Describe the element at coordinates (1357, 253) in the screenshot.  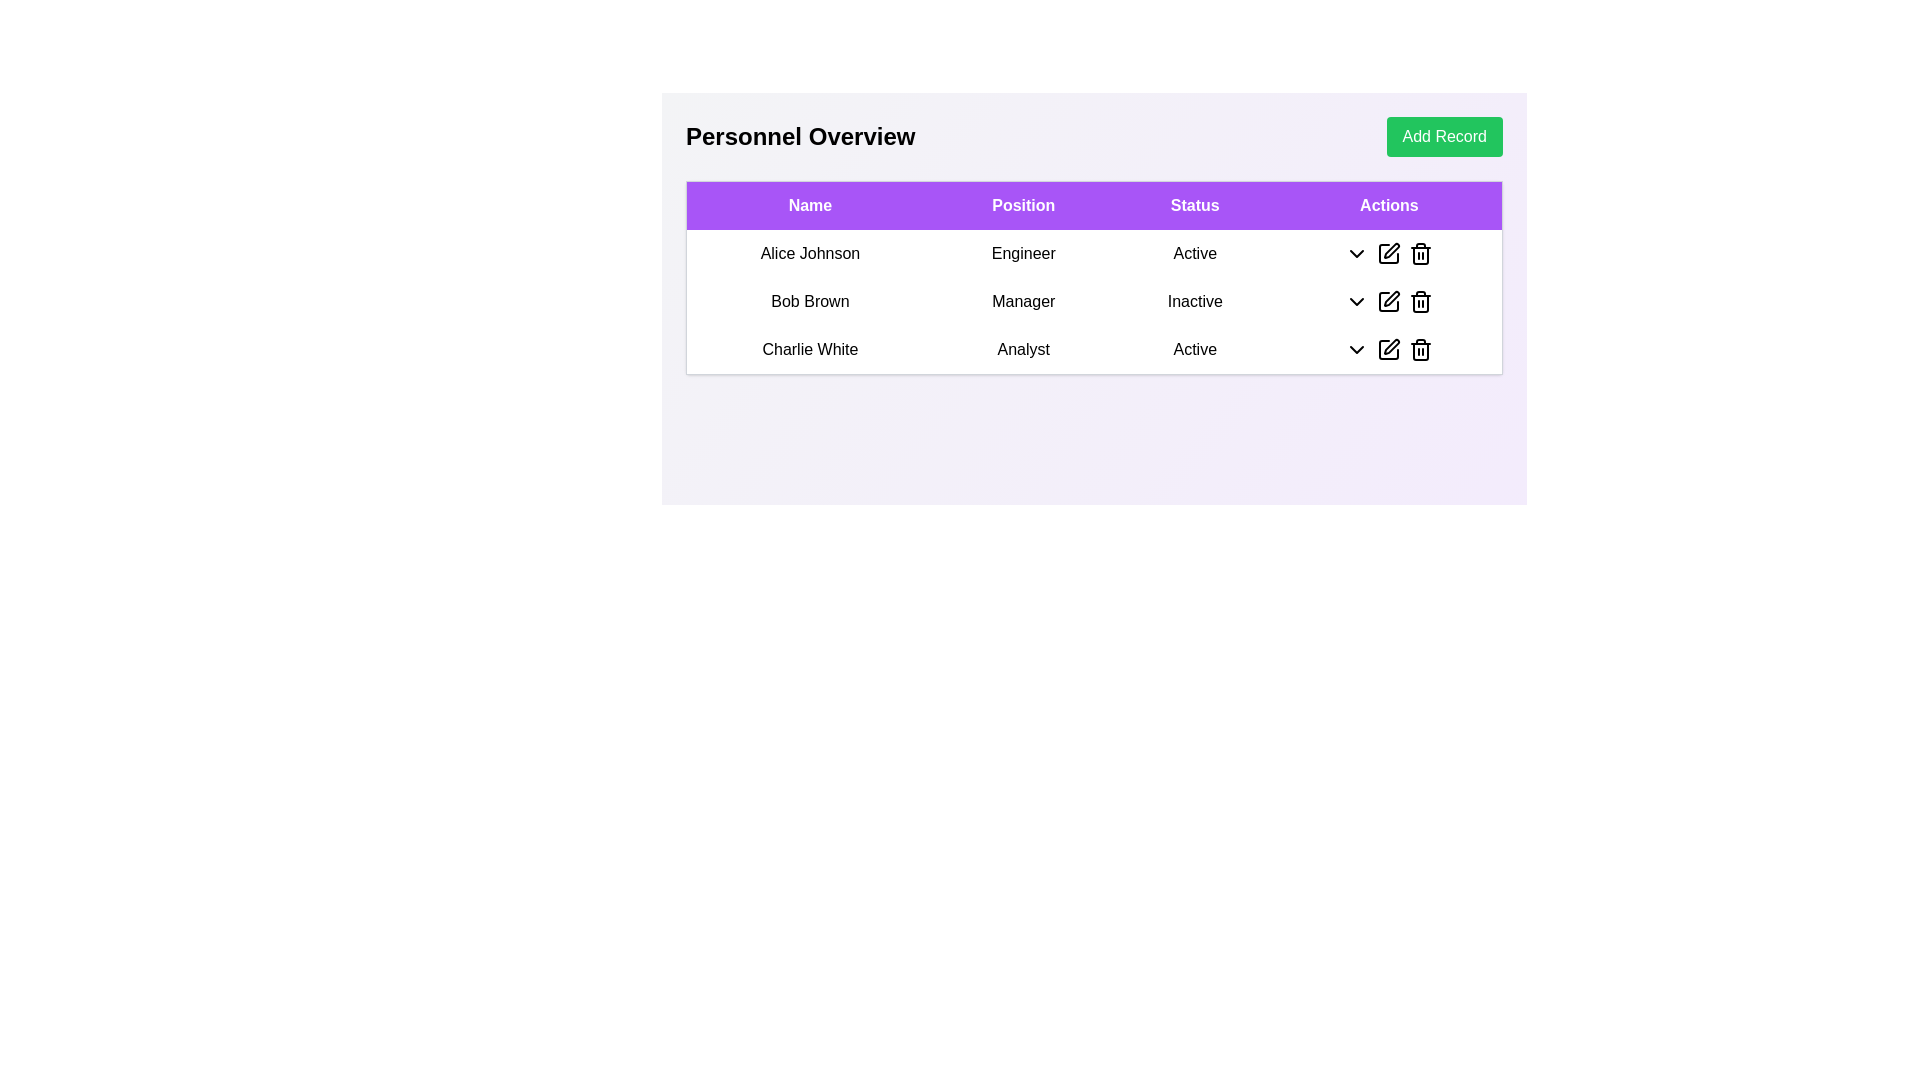
I see `the Dropdown toggle icon located in the 'Actions' column of the first row` at that location.